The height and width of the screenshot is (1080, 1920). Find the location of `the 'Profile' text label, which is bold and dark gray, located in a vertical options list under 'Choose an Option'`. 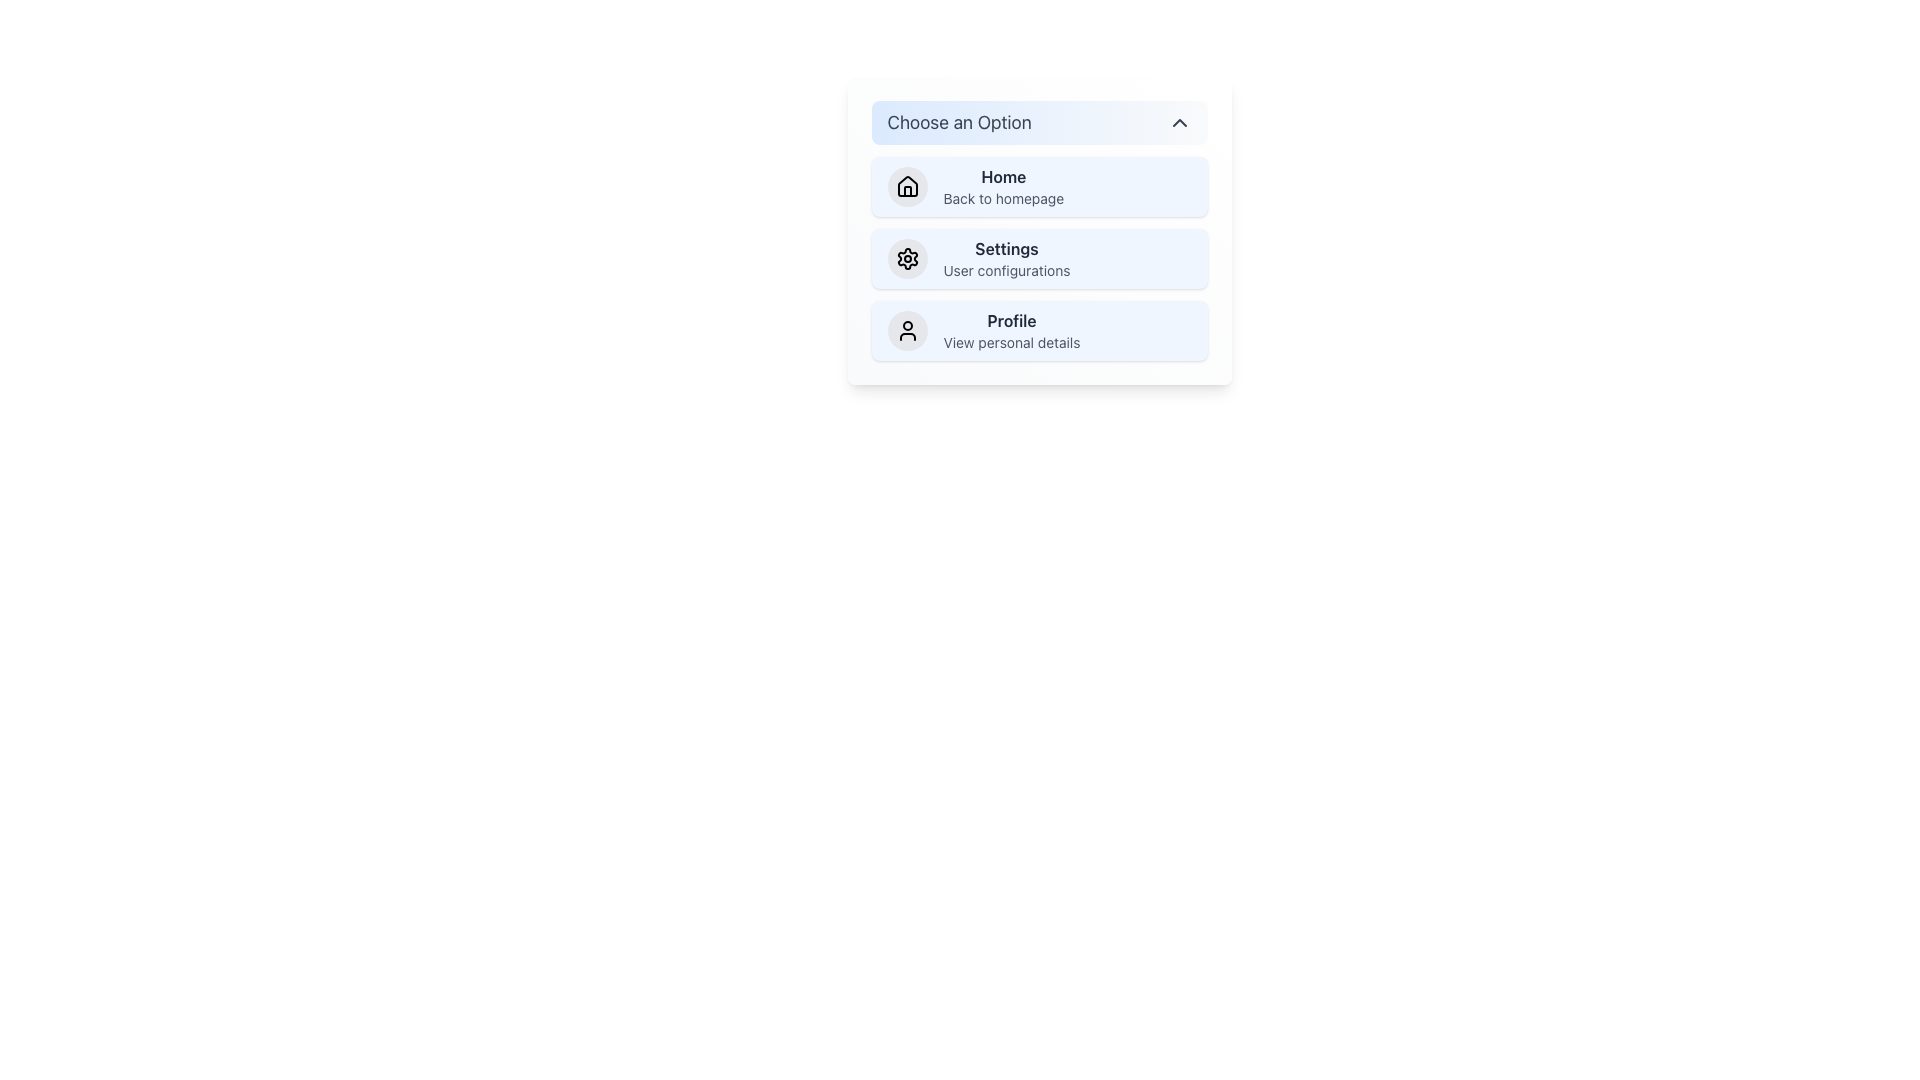

the 'Profile' text label, which is bold and dark gray, located in a vertical options list under 'Choose an Option' is located at coordinates (1012, 319).